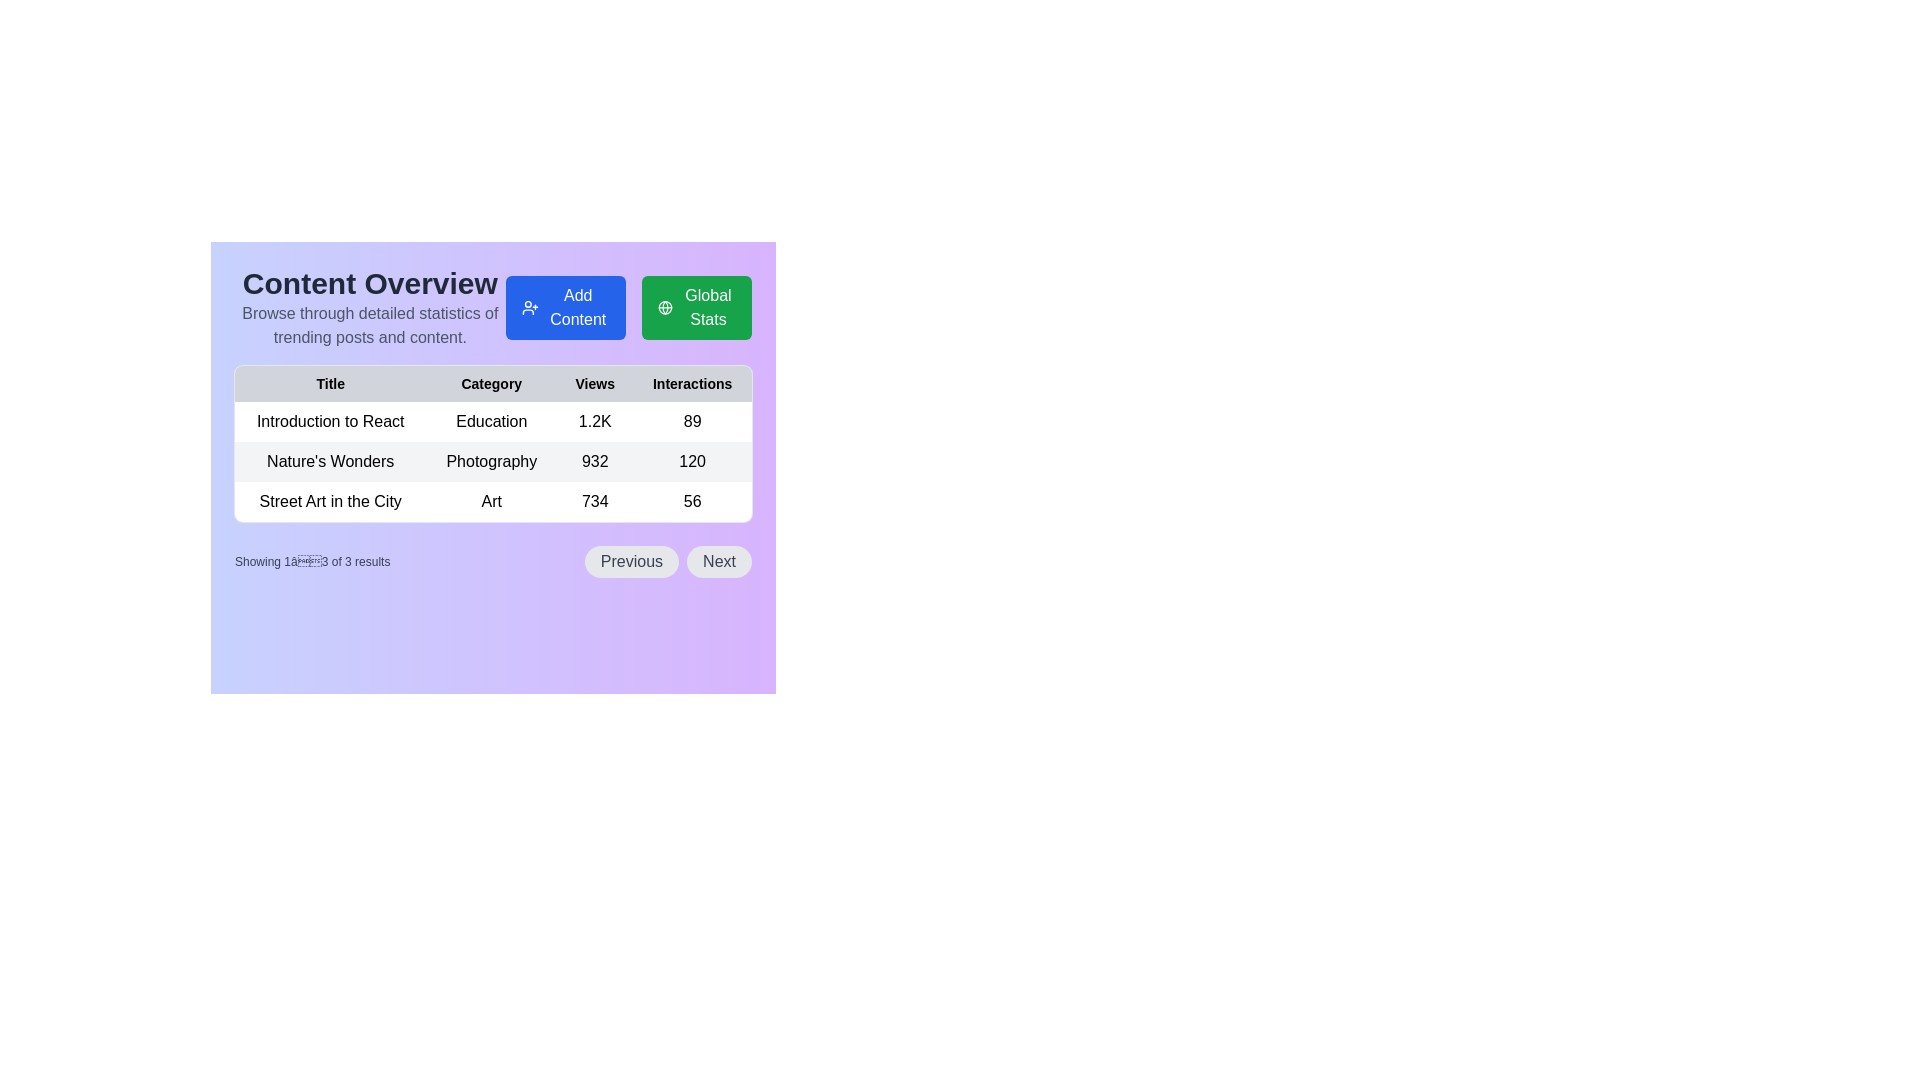  What do you see at coordinates (493, 455) in the screenshot?
I see `the second row of the data table displaying 'Nature's Wonders', 'Photography', '932', and '120'` at bounding box center [493, 455].